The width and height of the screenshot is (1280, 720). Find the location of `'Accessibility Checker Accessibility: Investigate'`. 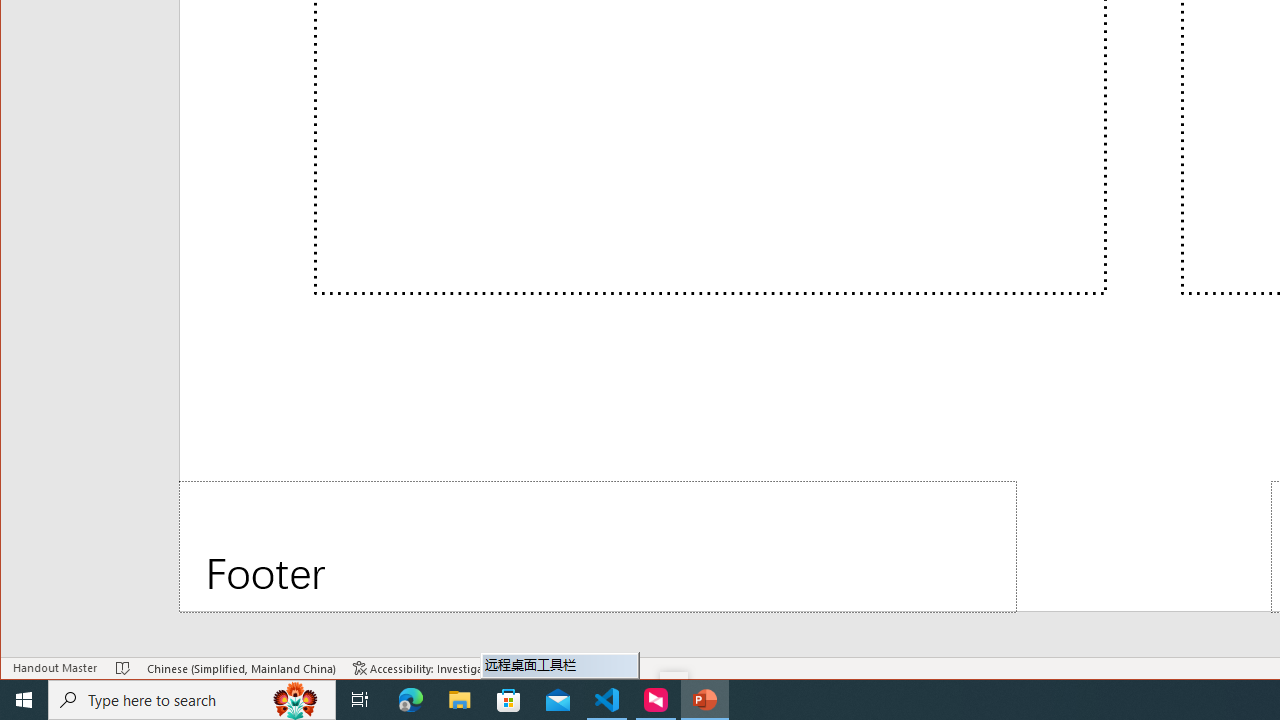

'Accessibility Checker Accessibility: Investigate' is located at coordinates (422, 668).